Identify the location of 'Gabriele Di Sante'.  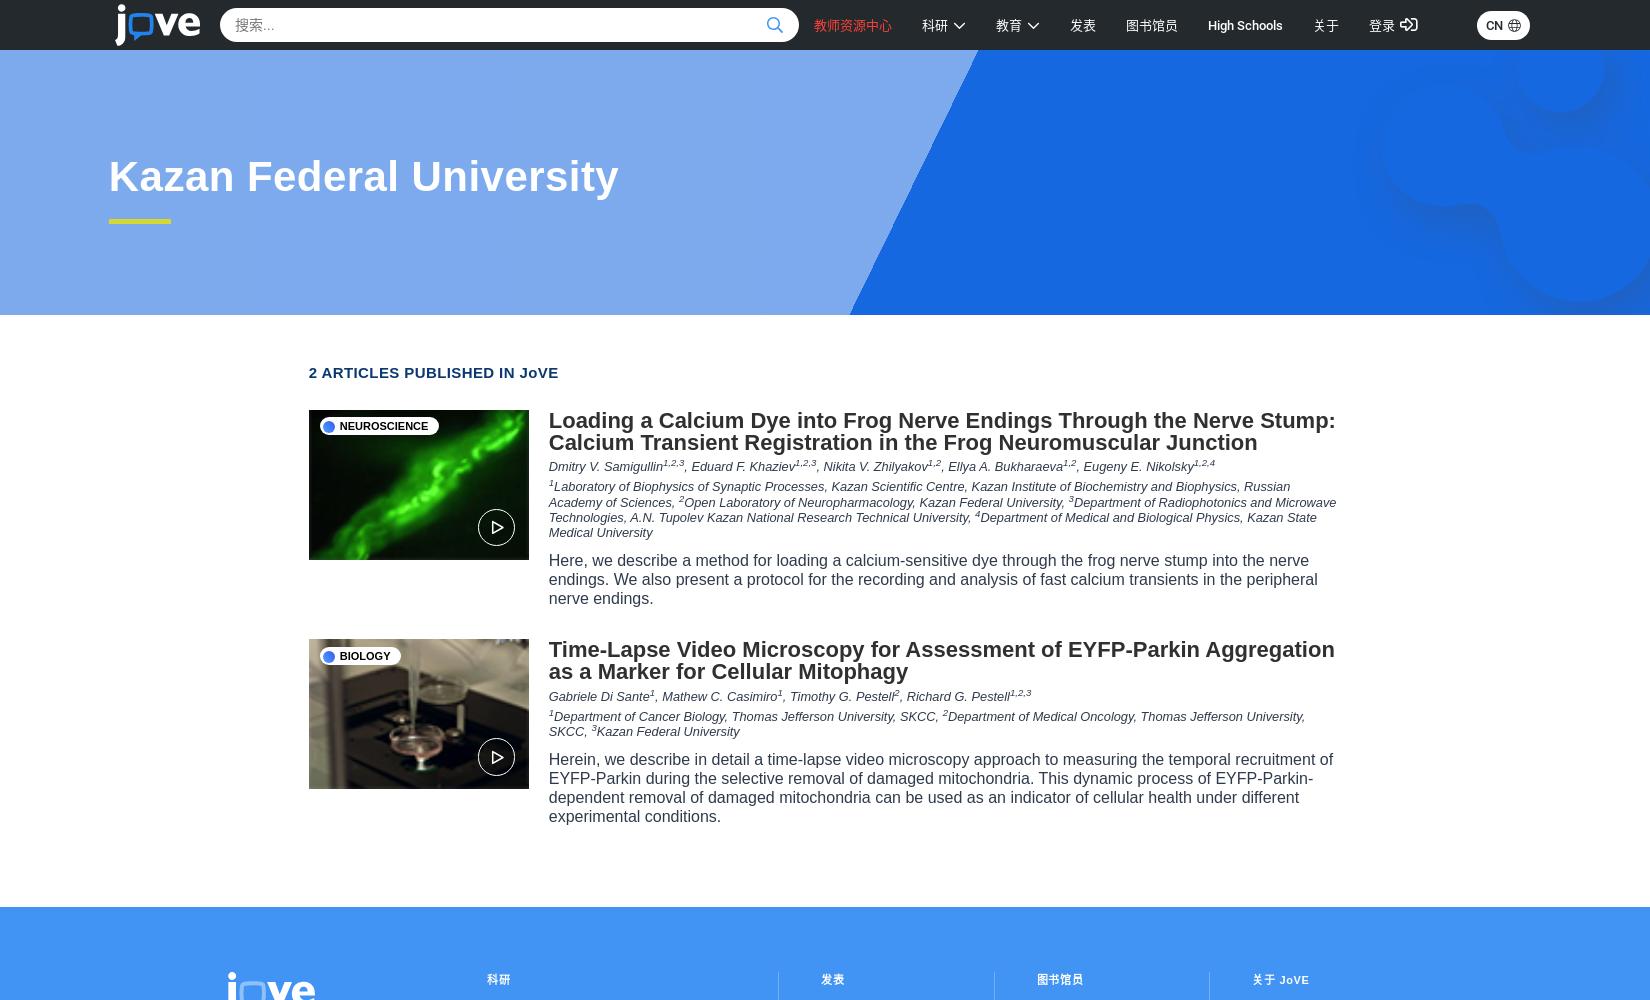
(597, 694).